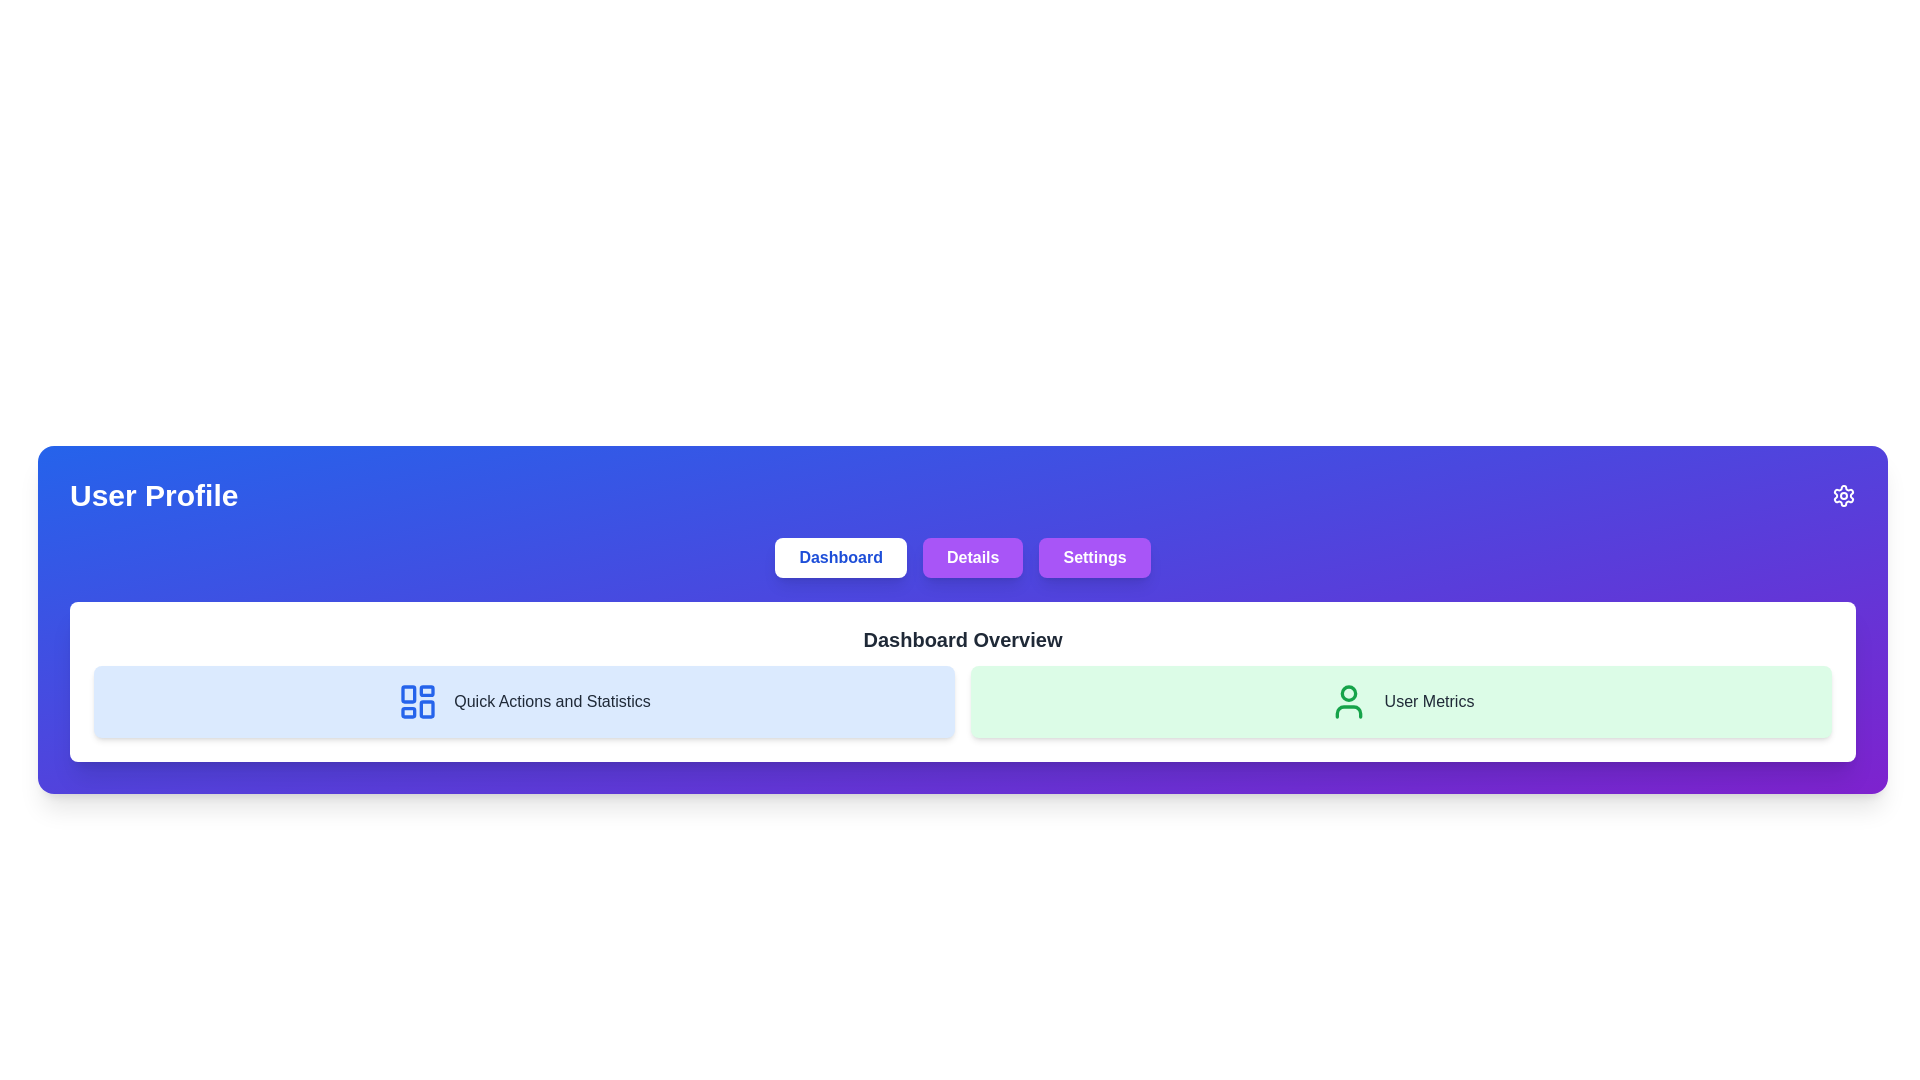  Describe the element at coordinates (153, 495) in the screenshot. I see `the 'User Profile' text label located in the upper-left corner of the interface, which serves as the header title for the current page` at that location.